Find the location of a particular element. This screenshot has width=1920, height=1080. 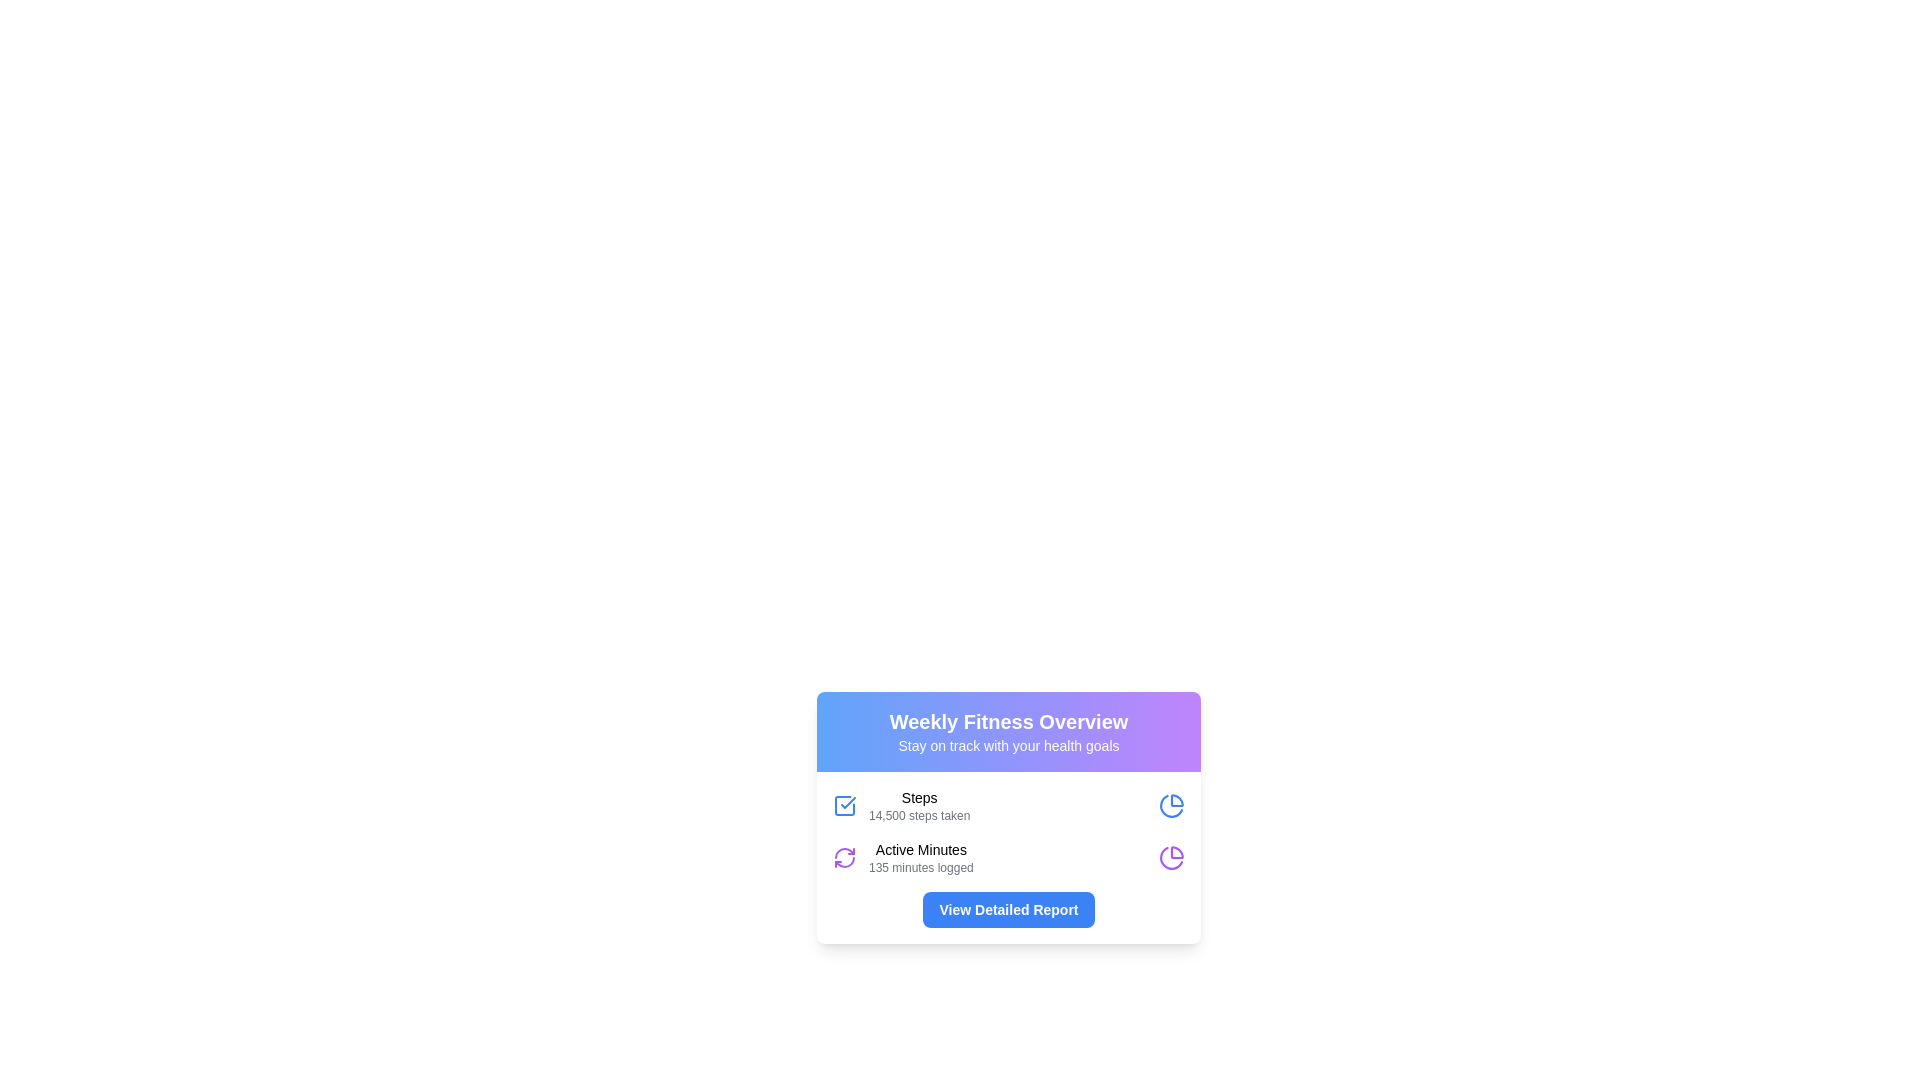

the button with a blue background and white text that reads 'View Detailed Report' is located at coordinates (1008, 910).